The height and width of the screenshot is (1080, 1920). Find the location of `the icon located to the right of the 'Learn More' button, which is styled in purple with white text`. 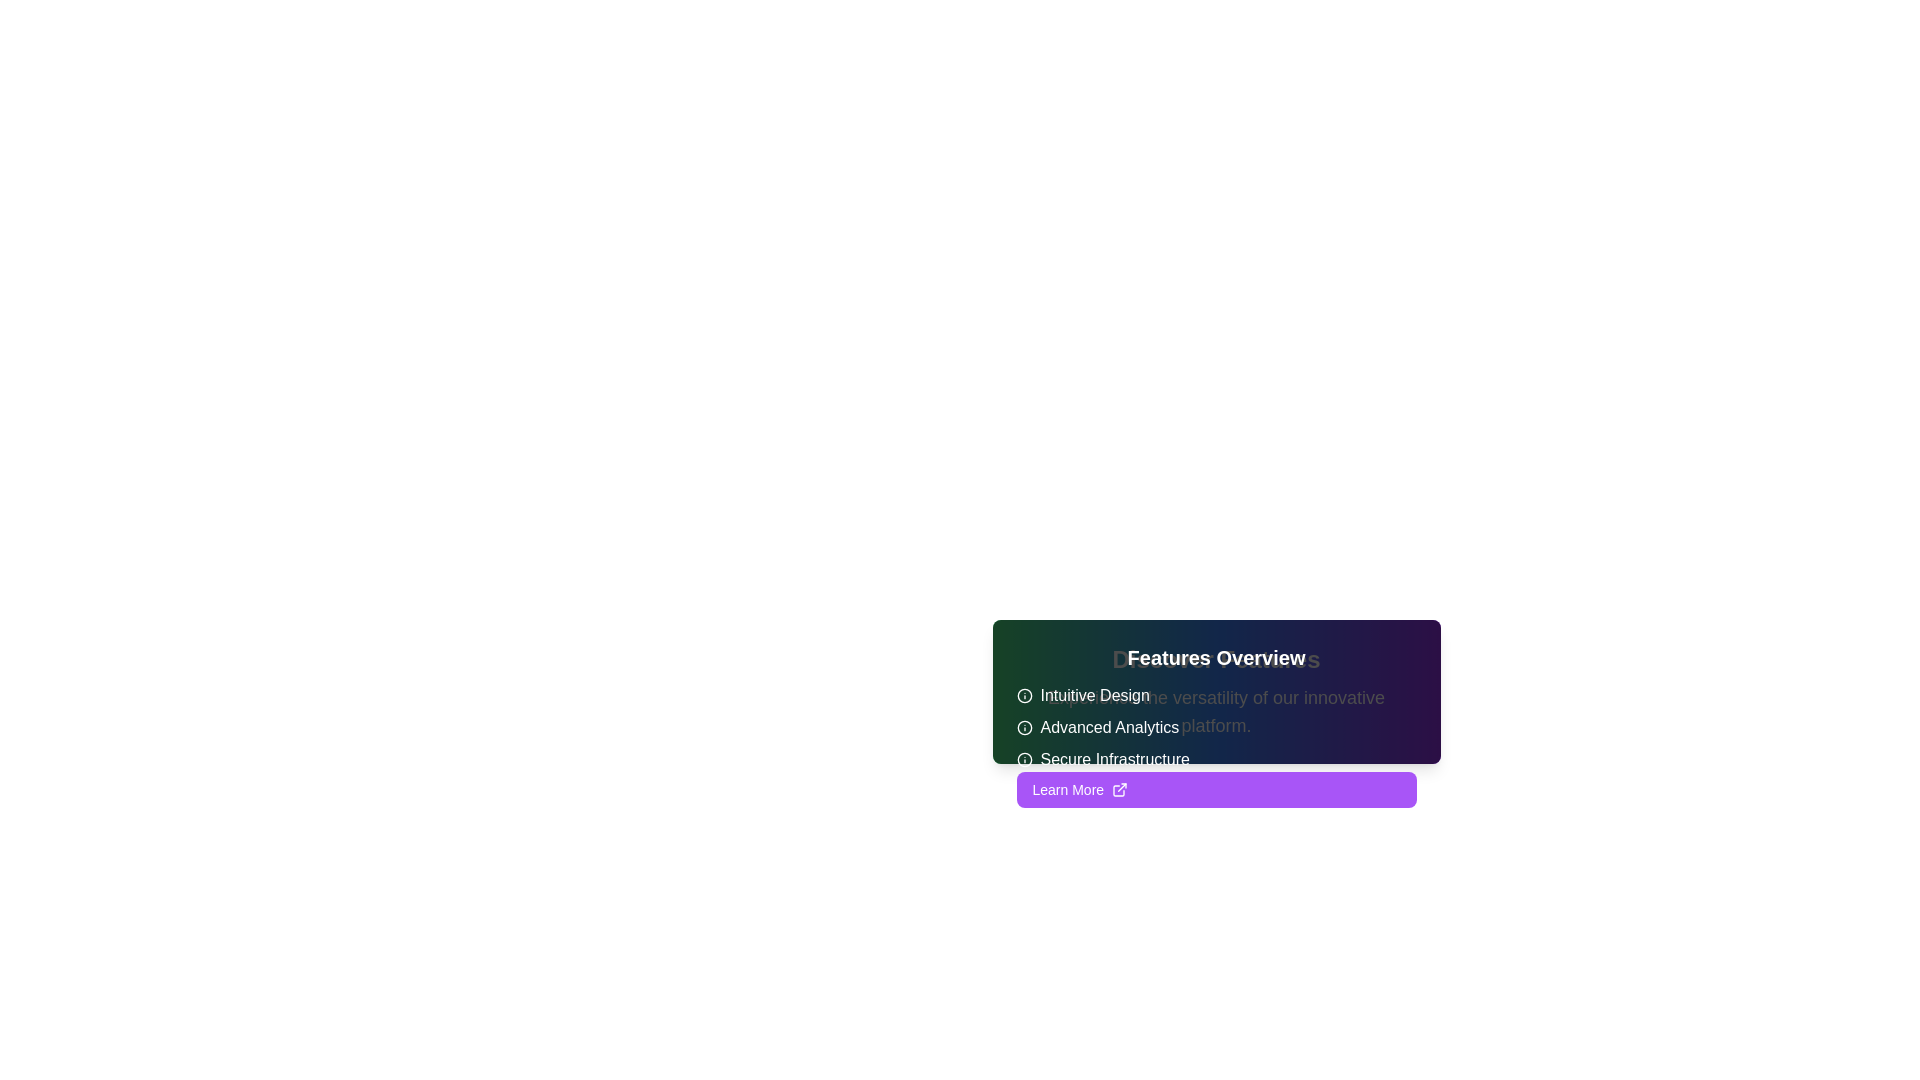

the icon located to the right of the 'Learn More' button, which is styled in purple with white text is located at coordinates (1118, 789).